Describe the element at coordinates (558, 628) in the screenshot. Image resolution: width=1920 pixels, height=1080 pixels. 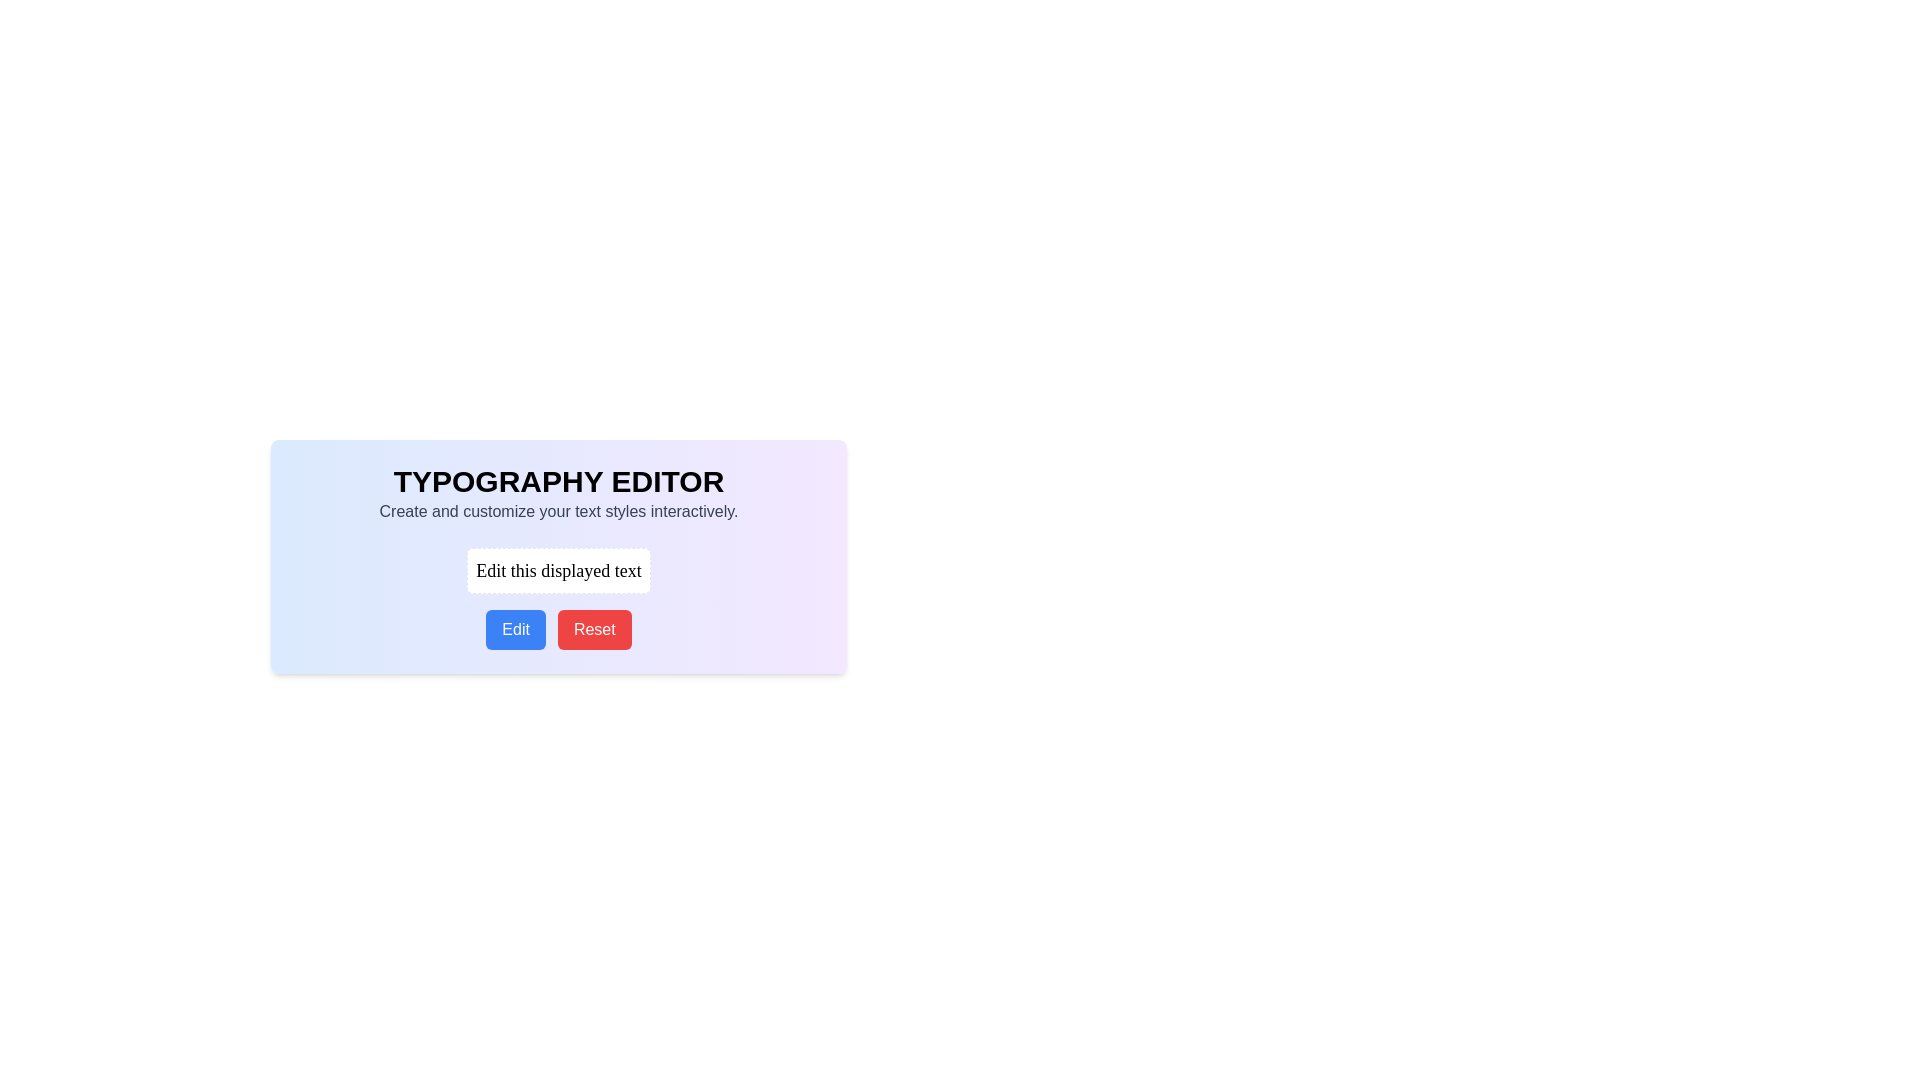
I see `the 'Reset' button, the second button in the grouped UI component with 'Edit' and 'Reset' buttons, using keyboard navigation` at that location.